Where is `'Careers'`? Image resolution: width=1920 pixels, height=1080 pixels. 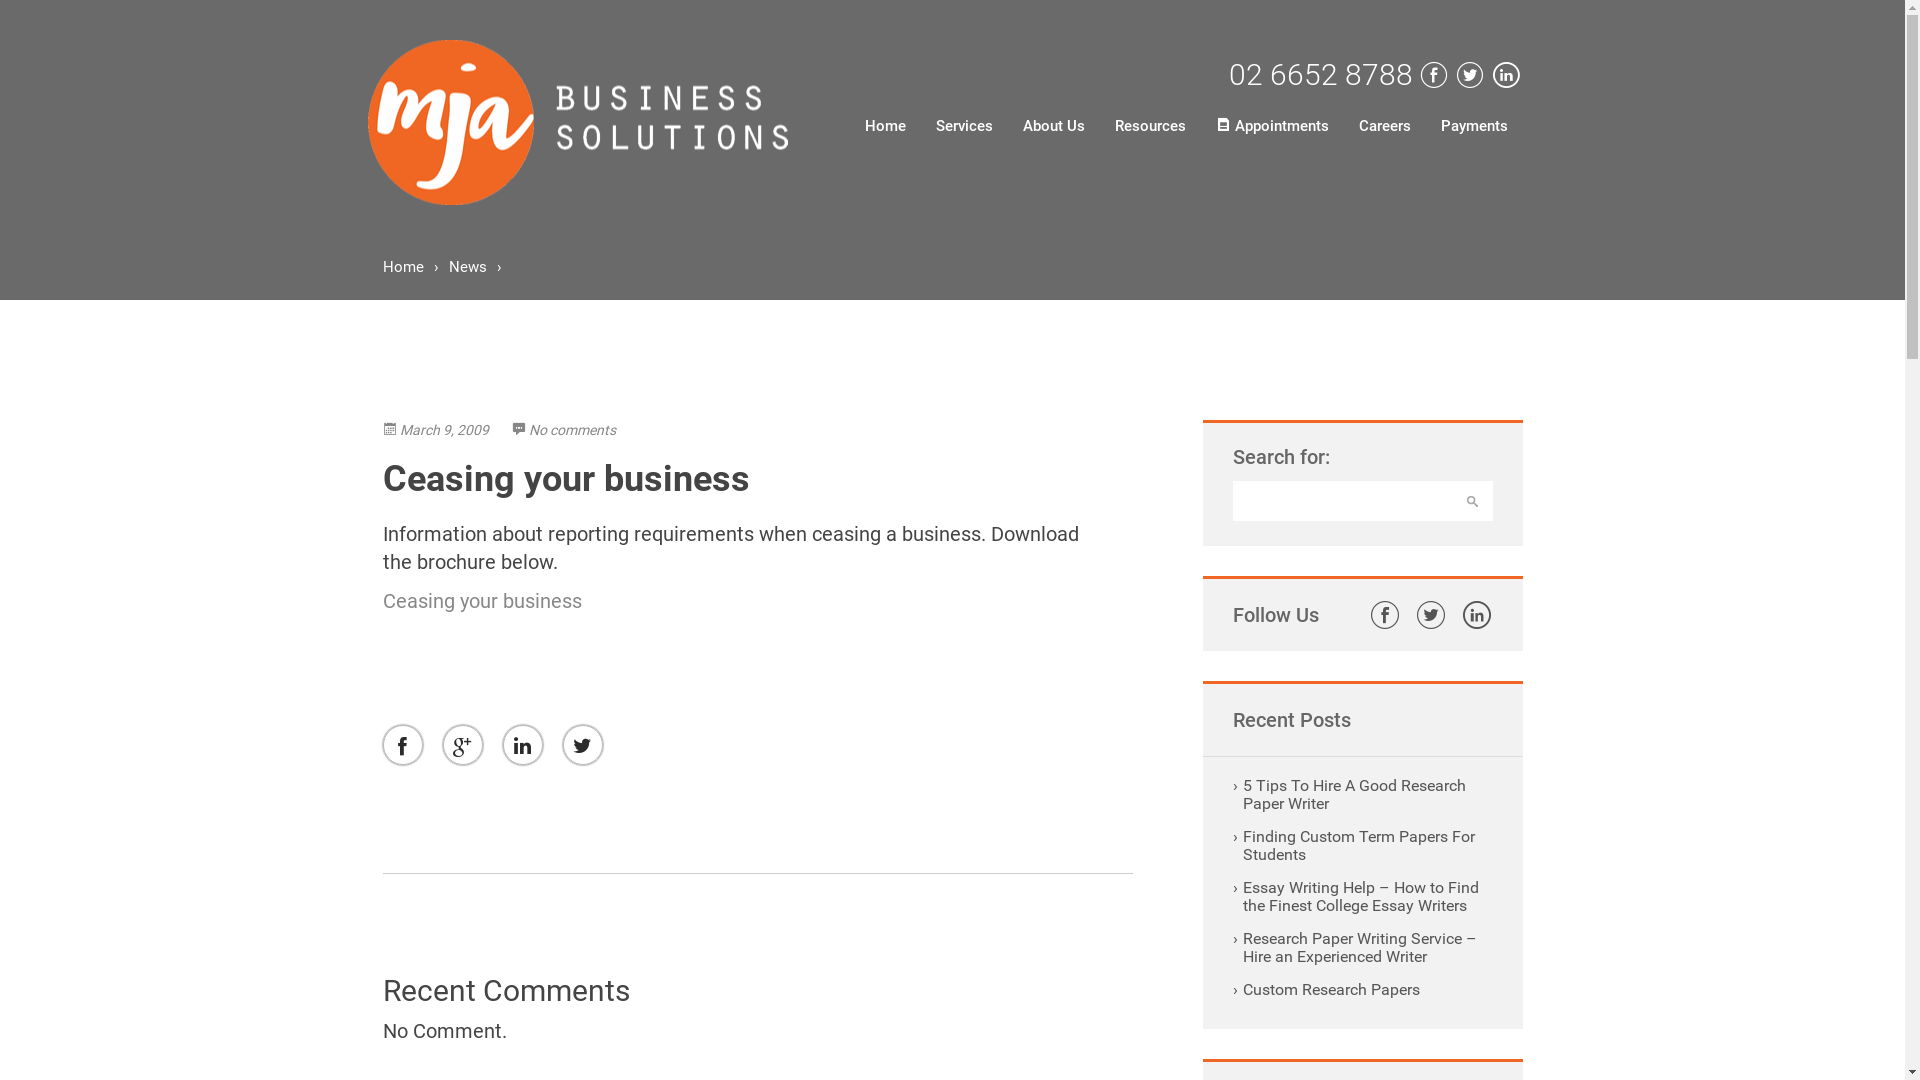
'Careers' is located at coordinates (1384, 126).